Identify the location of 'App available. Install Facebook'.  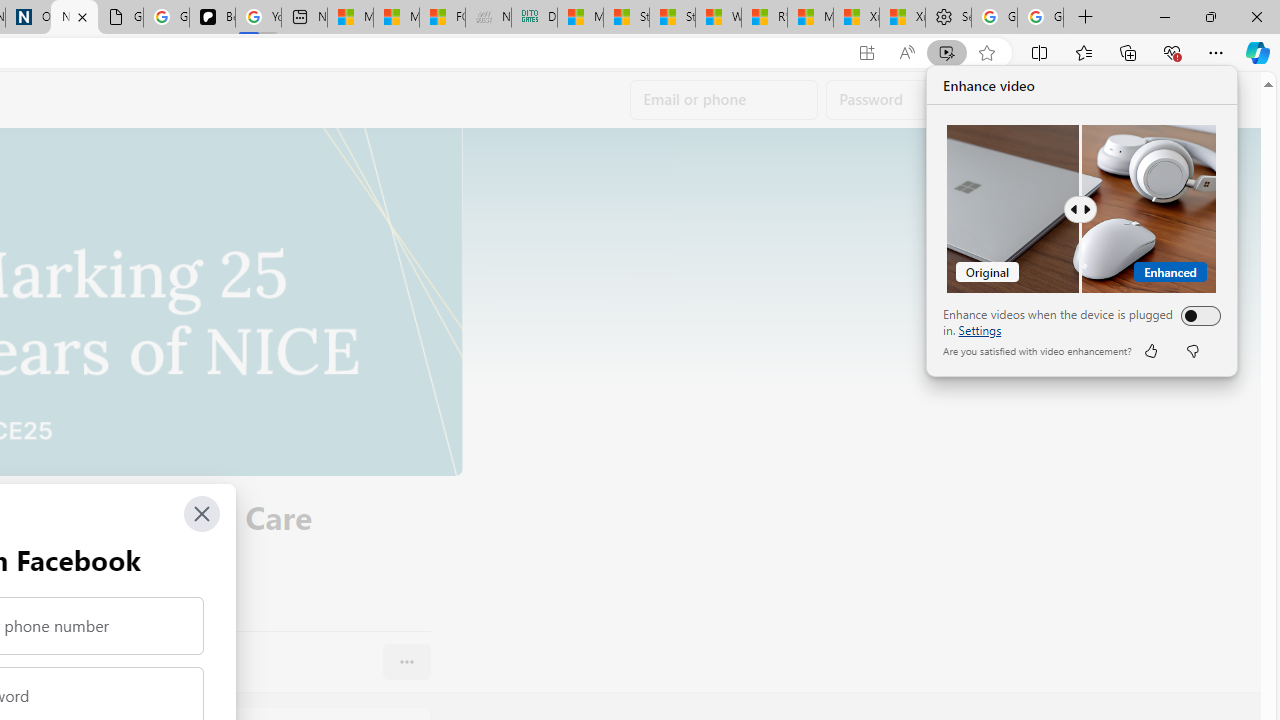
(867, 52).